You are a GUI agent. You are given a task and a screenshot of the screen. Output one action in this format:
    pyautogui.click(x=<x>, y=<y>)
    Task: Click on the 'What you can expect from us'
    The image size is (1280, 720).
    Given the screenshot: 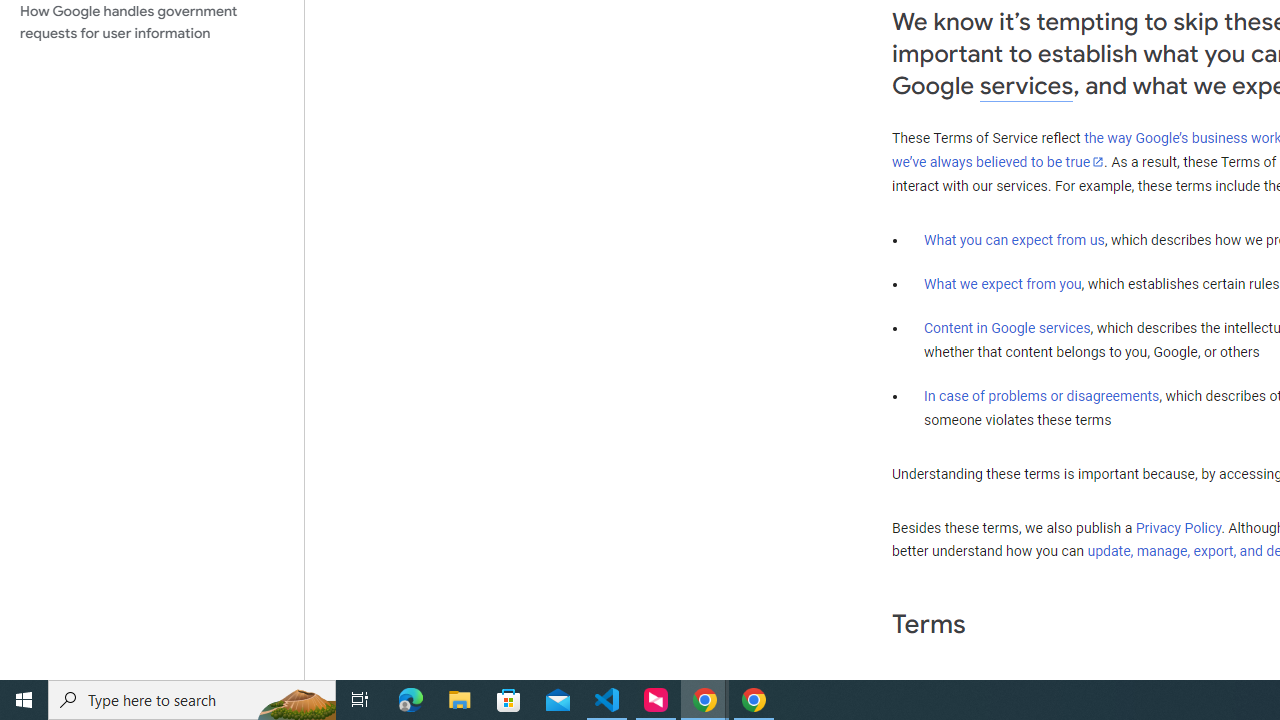 What is the action you would take?
    pyautogui.click(x=1014, y=239)
    